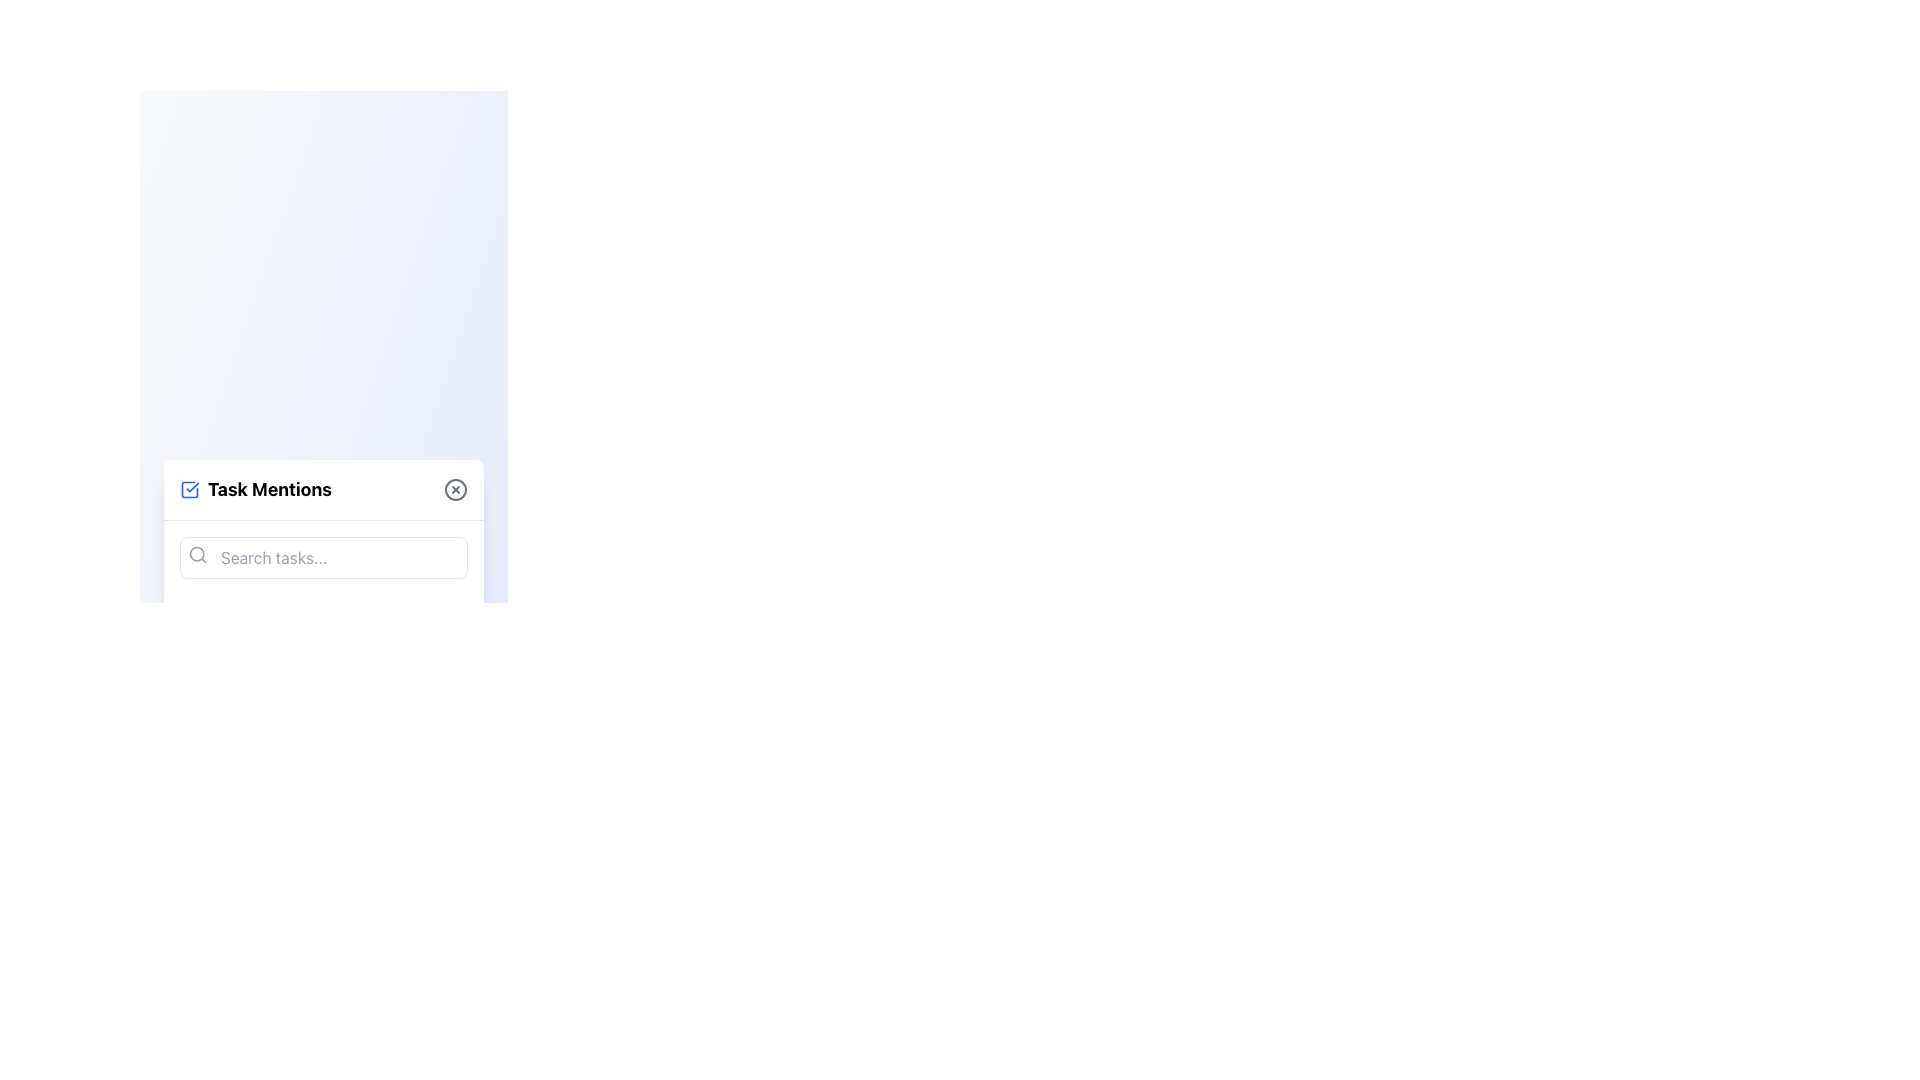 The image size is (1920, 1080). I want to click on the close button located in the top-right corner of the card, so click(455, 489).